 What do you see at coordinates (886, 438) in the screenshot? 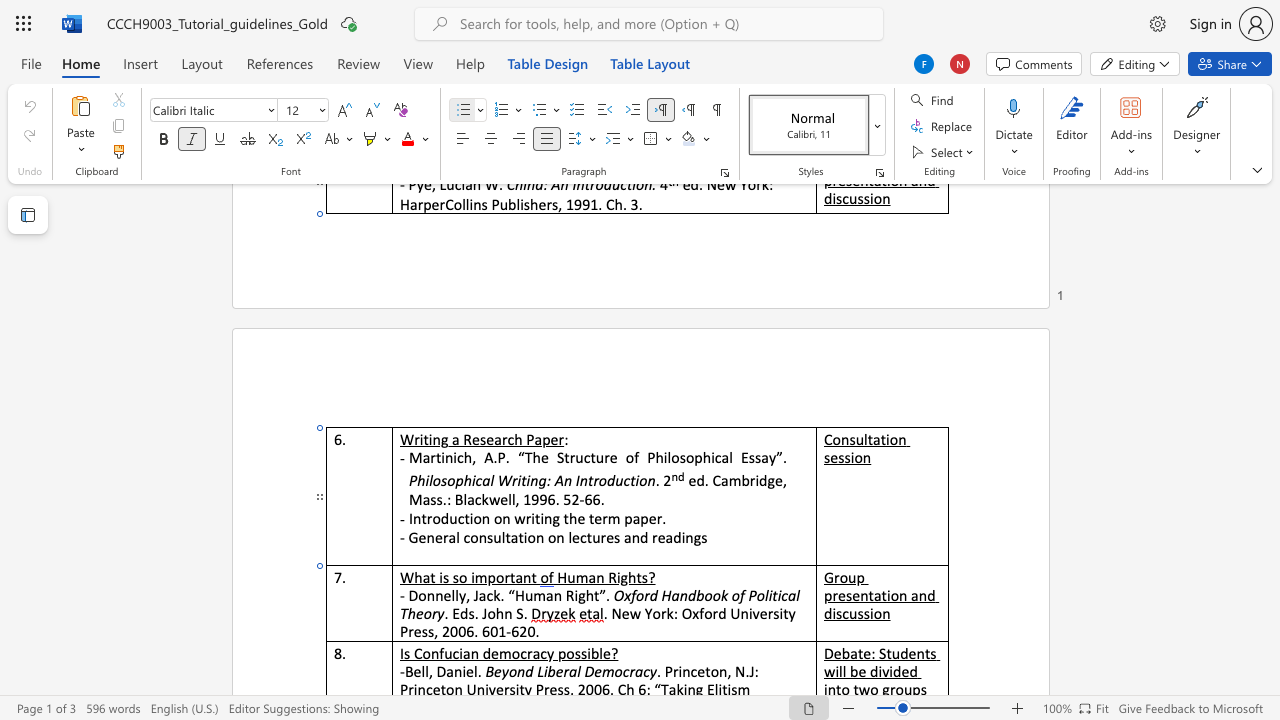
I see `the 1th character "i" in the text` at bounding box center [886, 438].